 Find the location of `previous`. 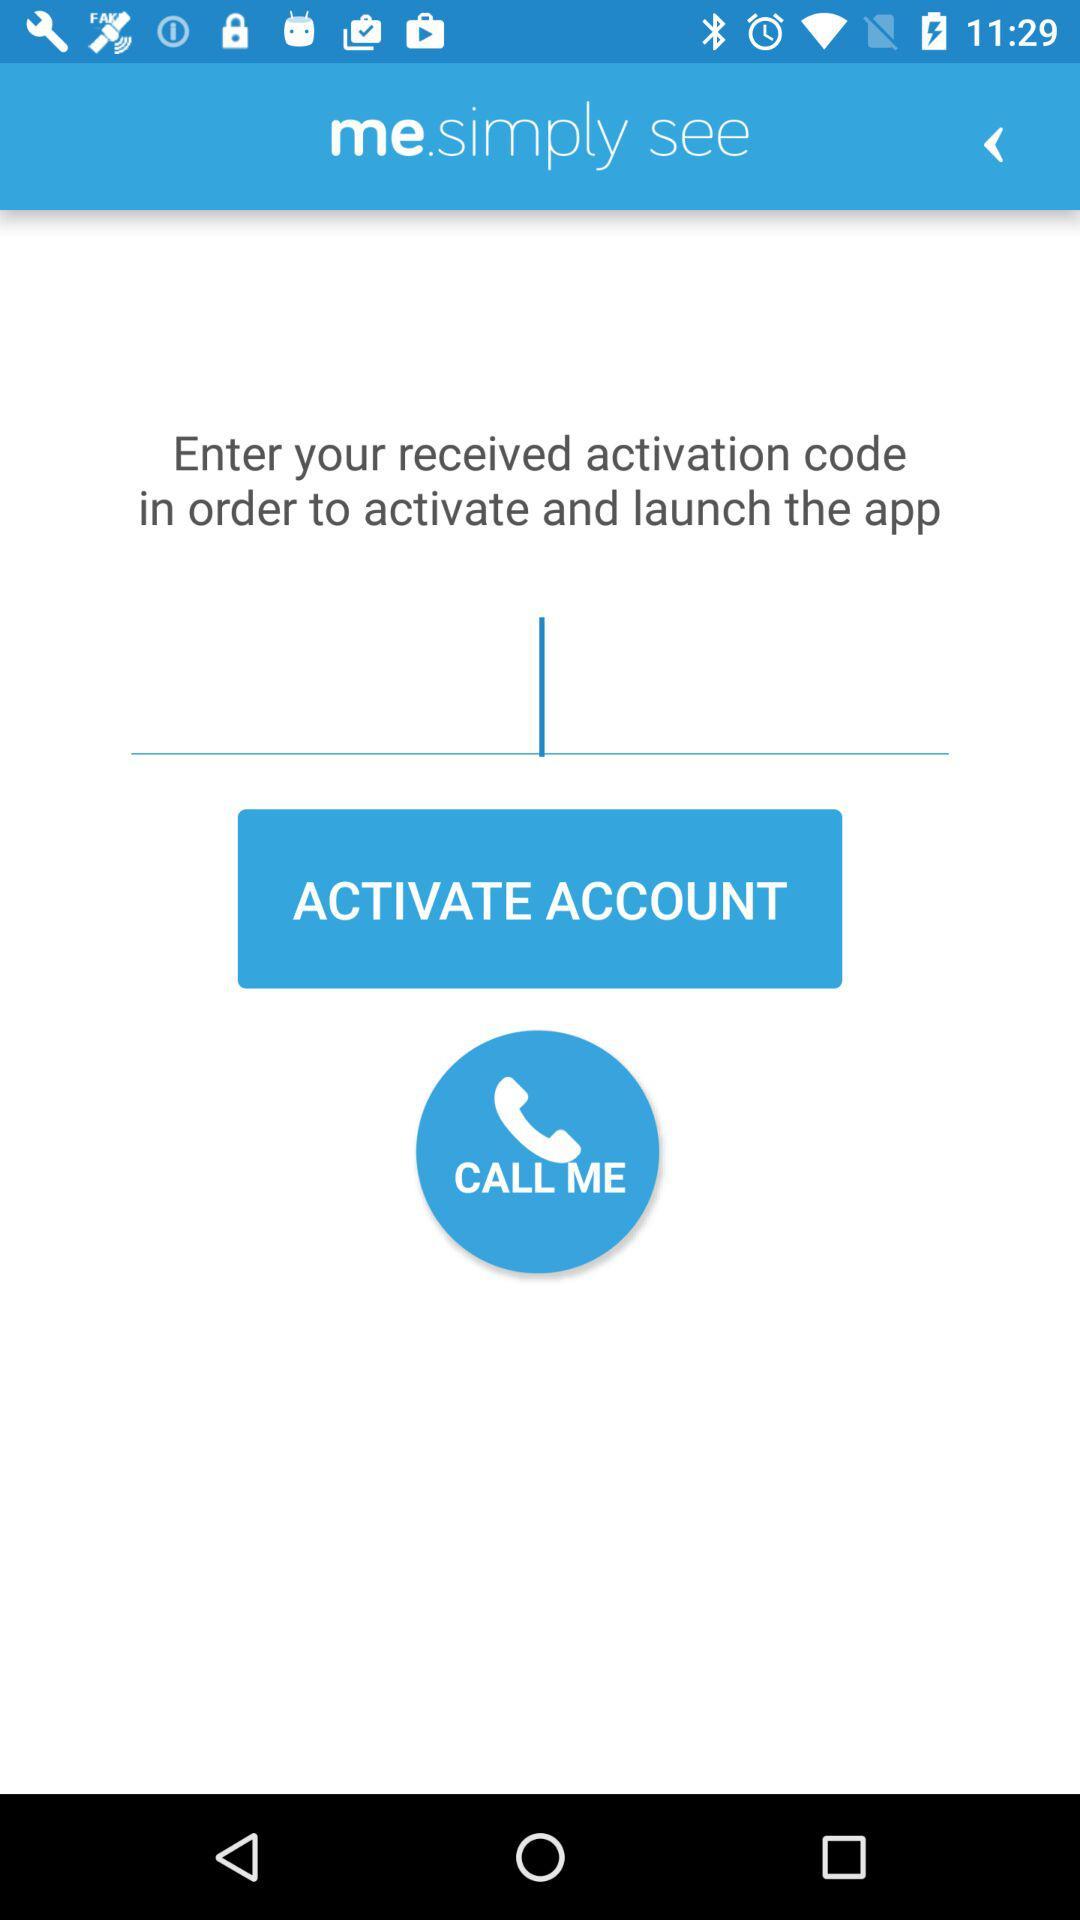

previous is located at coordinates (993, 143).